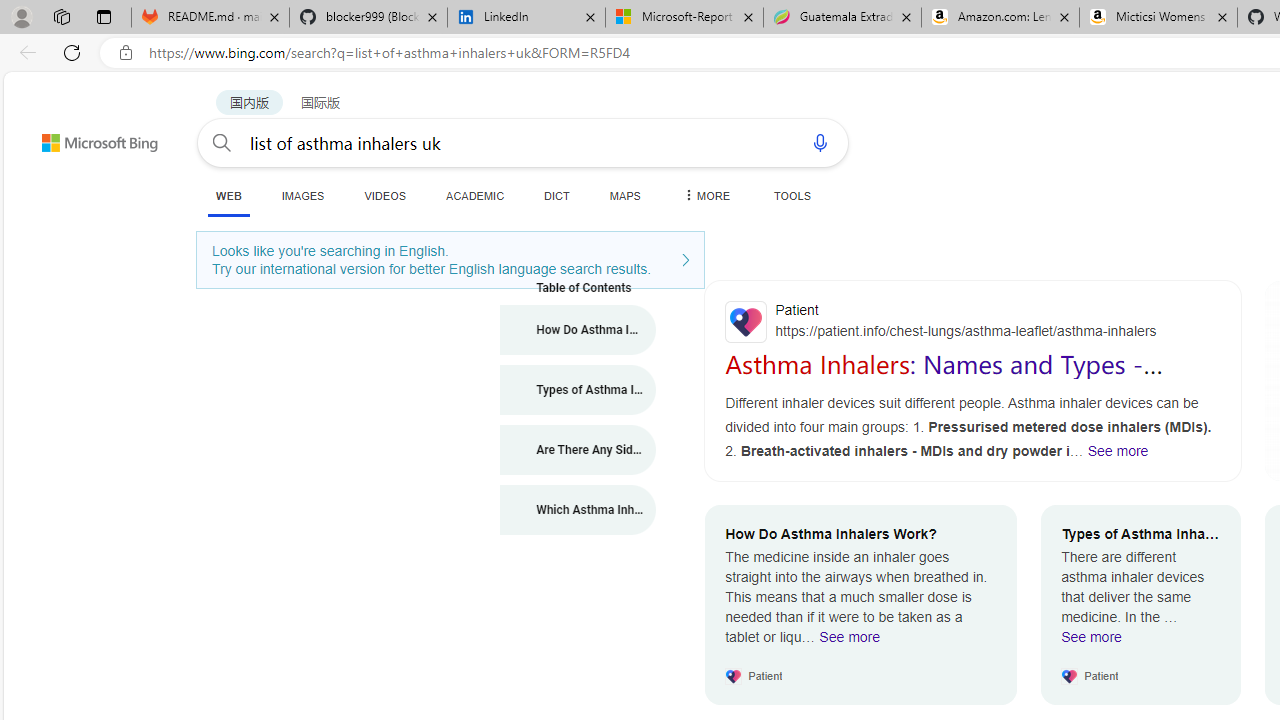  Describe the element at coordinates (577, 329) in the screenshot. I see `'How Do Asthma Inhalers Work?'` at that location.